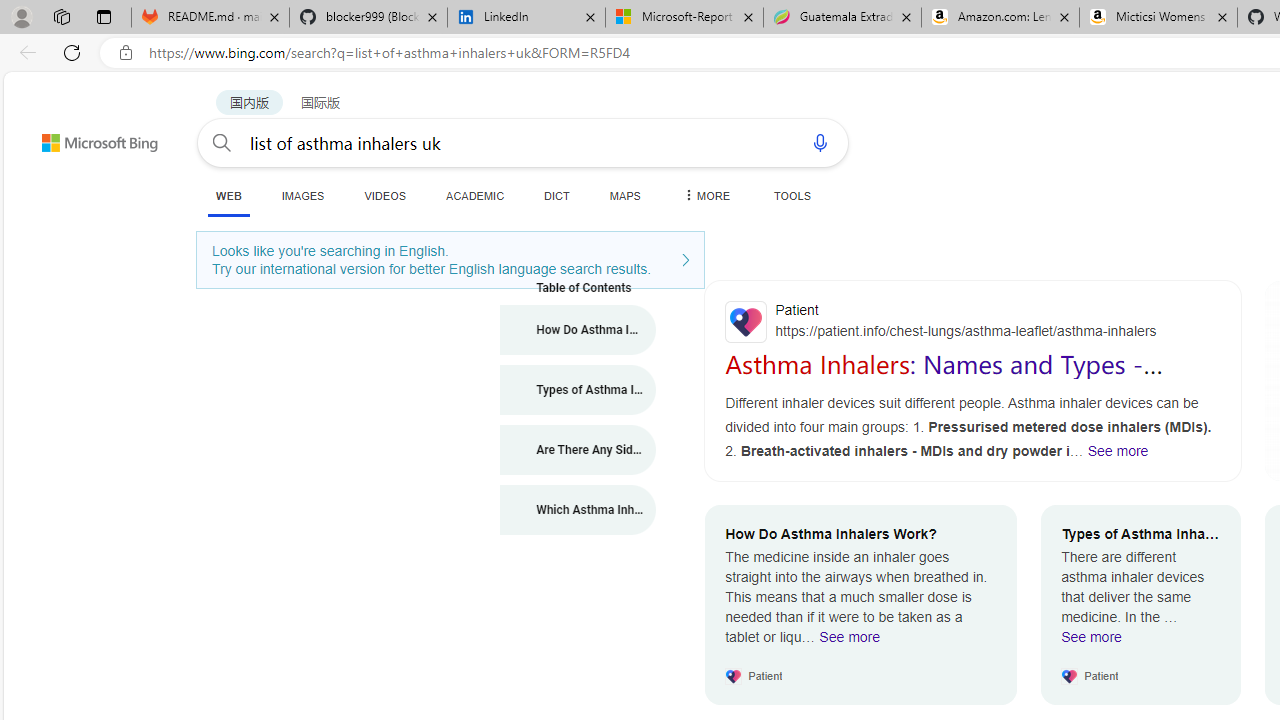  Describe the element at coordinates (577, 329) in the screenshot. I see `'How Do Asthma Inhalers Work?'` at that location.